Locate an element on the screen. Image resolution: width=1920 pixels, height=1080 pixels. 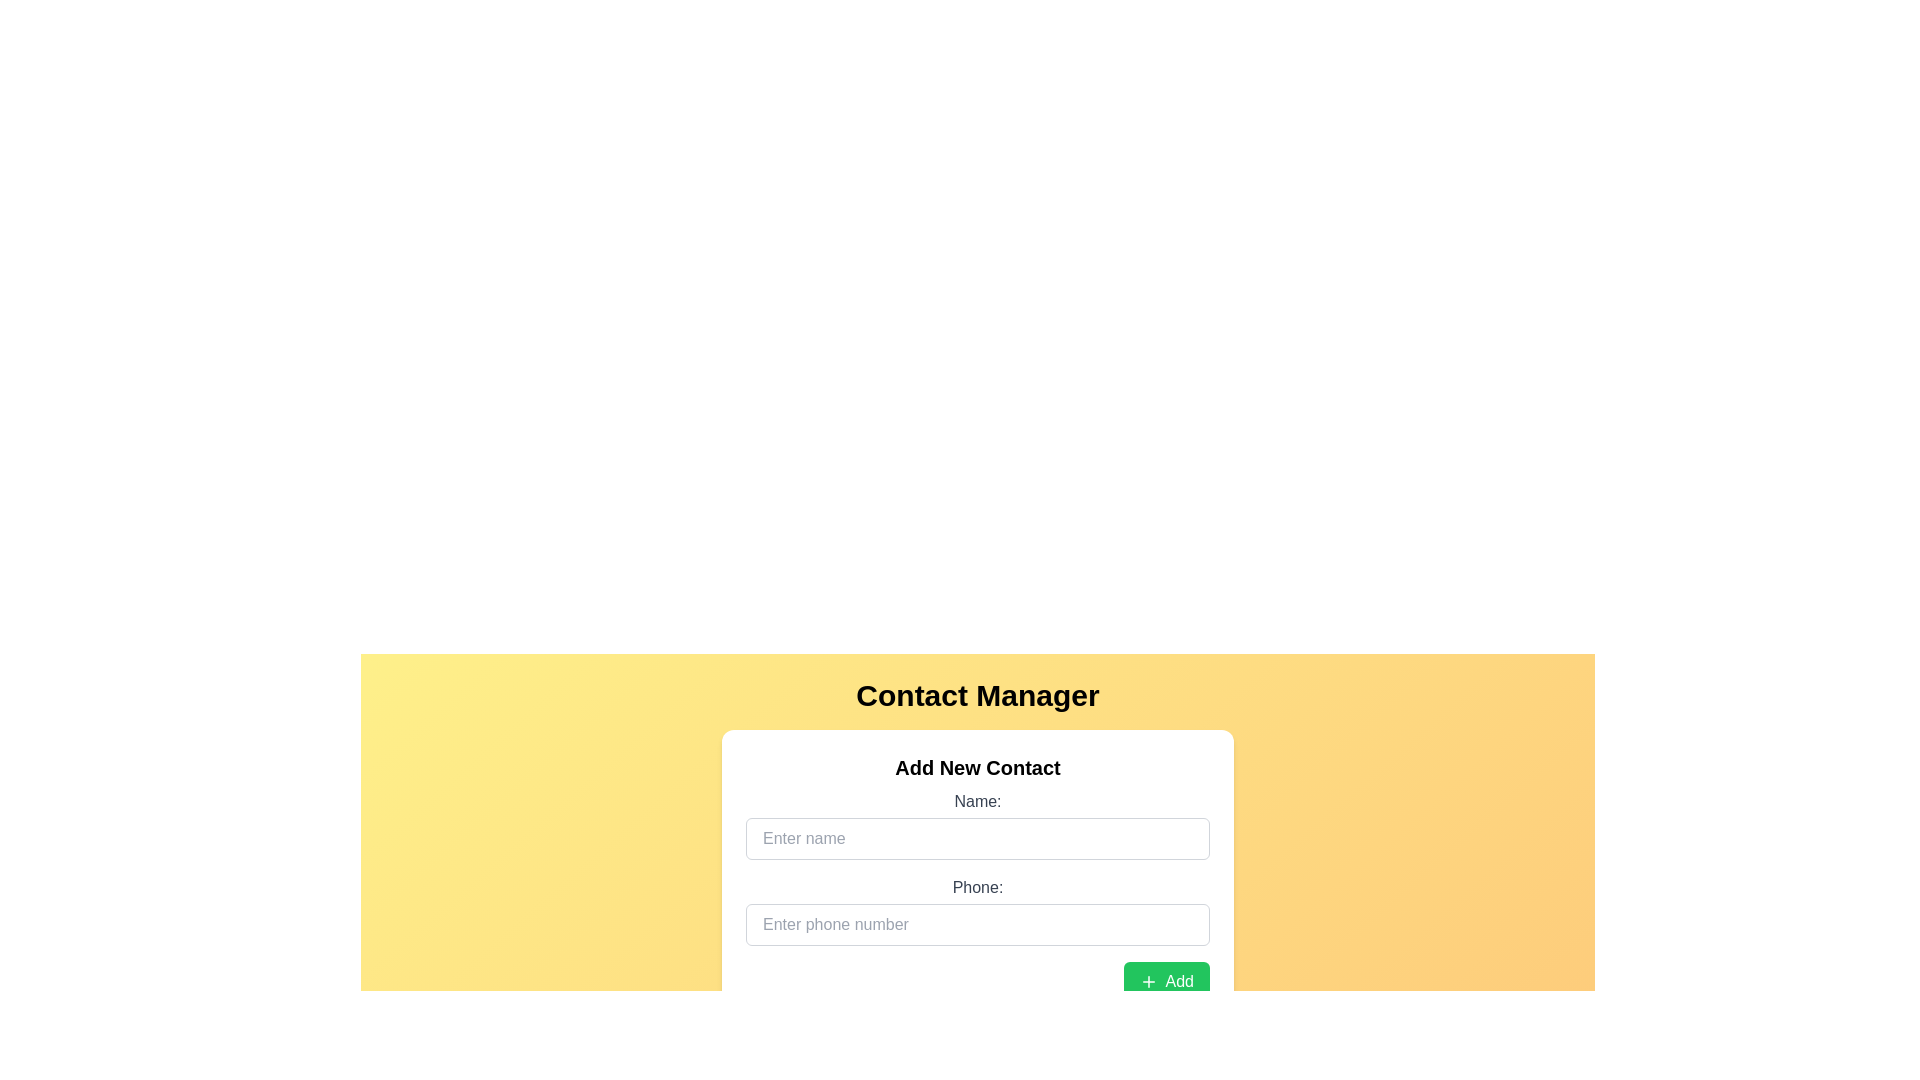
the text header labeled 'Add New Contact', which is styled in bold, large font and is centered near the top of the form with a white background and rounded corners is located at coordinates (978, 766).